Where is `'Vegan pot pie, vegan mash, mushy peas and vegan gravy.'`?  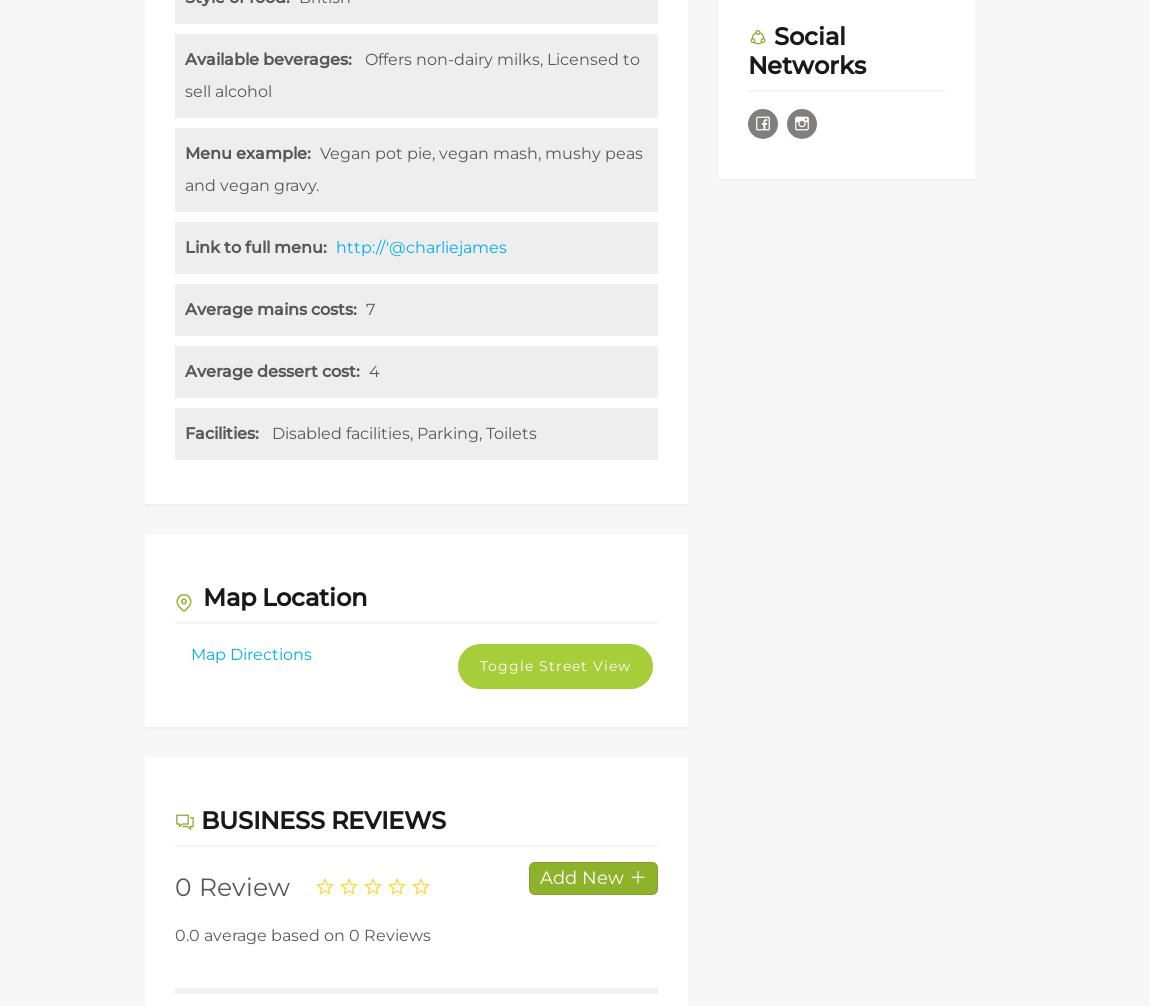 'Vegan pot pie, vegan mash, mushy peas and vegan gravy.' is located at coordinates (414, 169).